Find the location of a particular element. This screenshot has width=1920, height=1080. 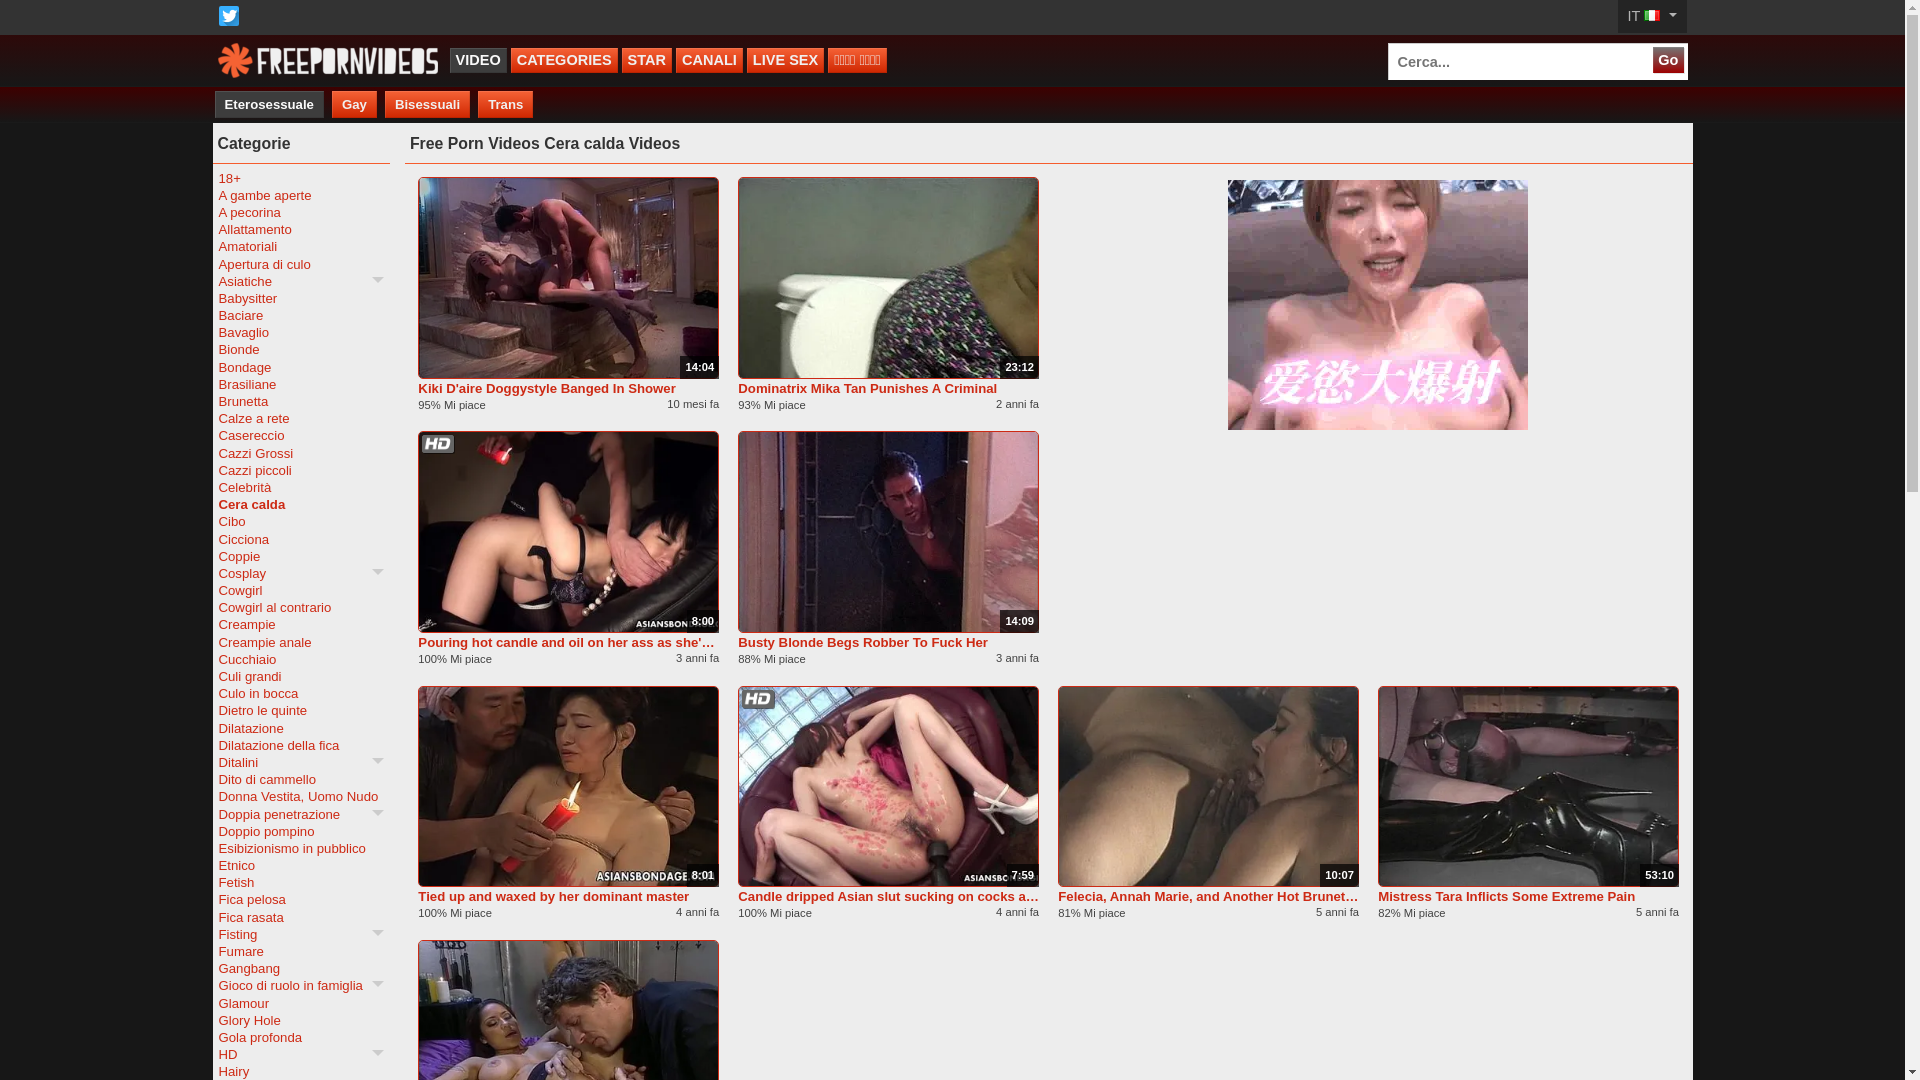

'IT' is located at coordinates (1651, 16).